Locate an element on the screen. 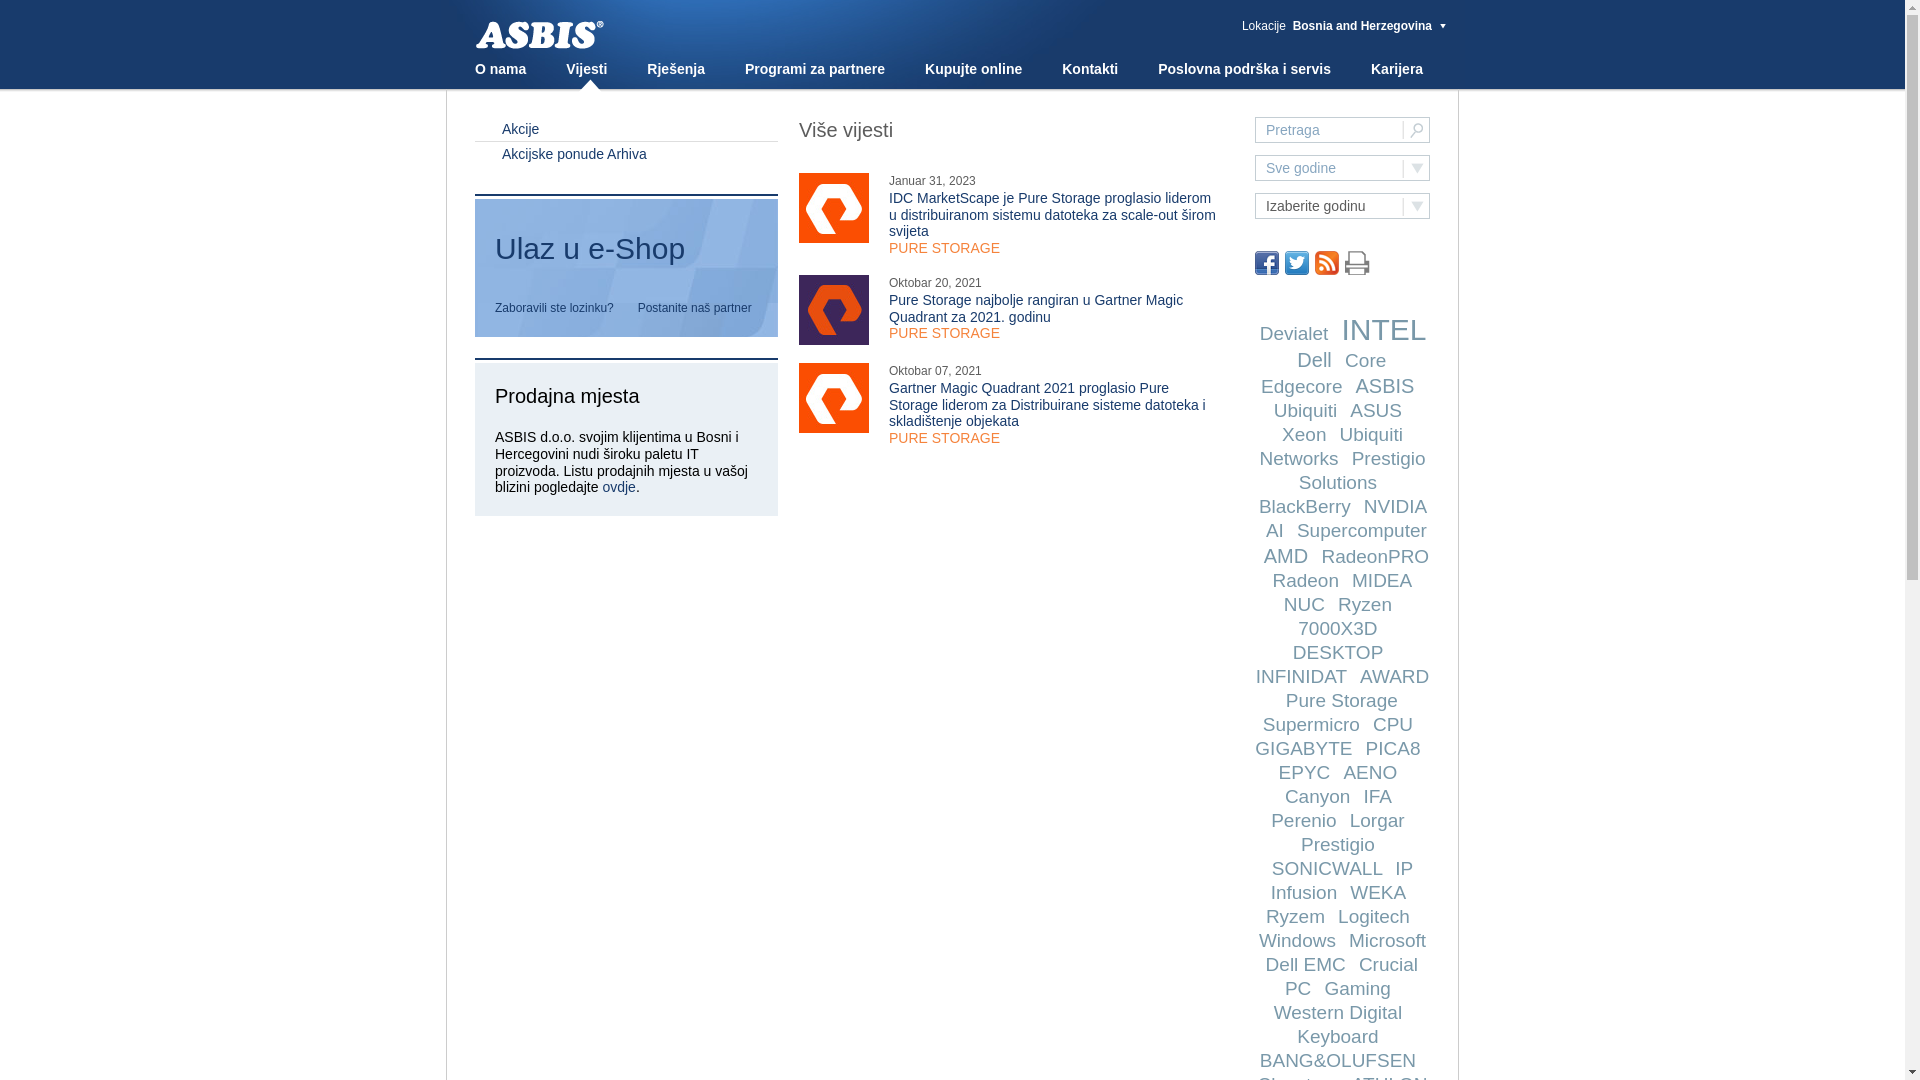 This screenshot has width=1920, height=1080. 'Gaming' is located at coordinates (1357, 987).